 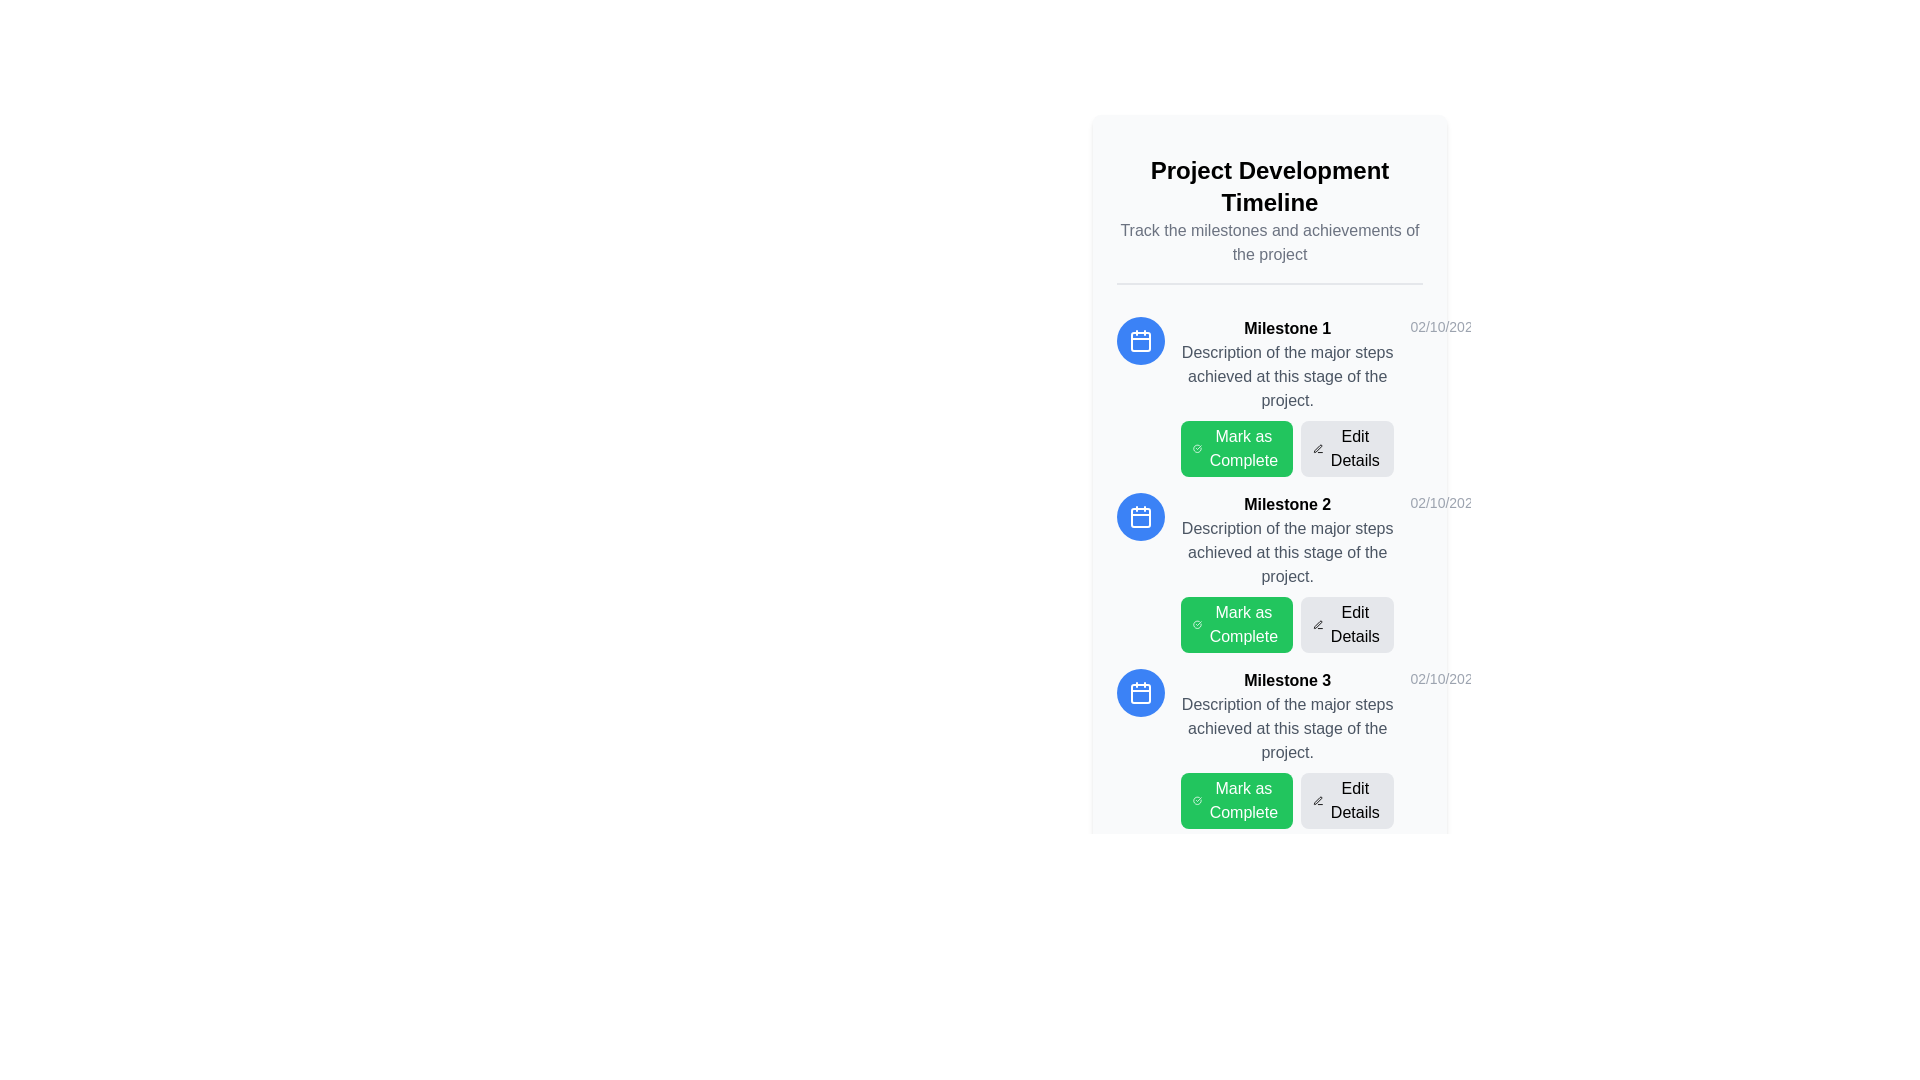 What do you see at coordinates (1236, 800) in the screenshot?
I see `the button to mark the milestone as completed, located in the Milestone 3 section of the interface` at bounding box center [1236, 800].